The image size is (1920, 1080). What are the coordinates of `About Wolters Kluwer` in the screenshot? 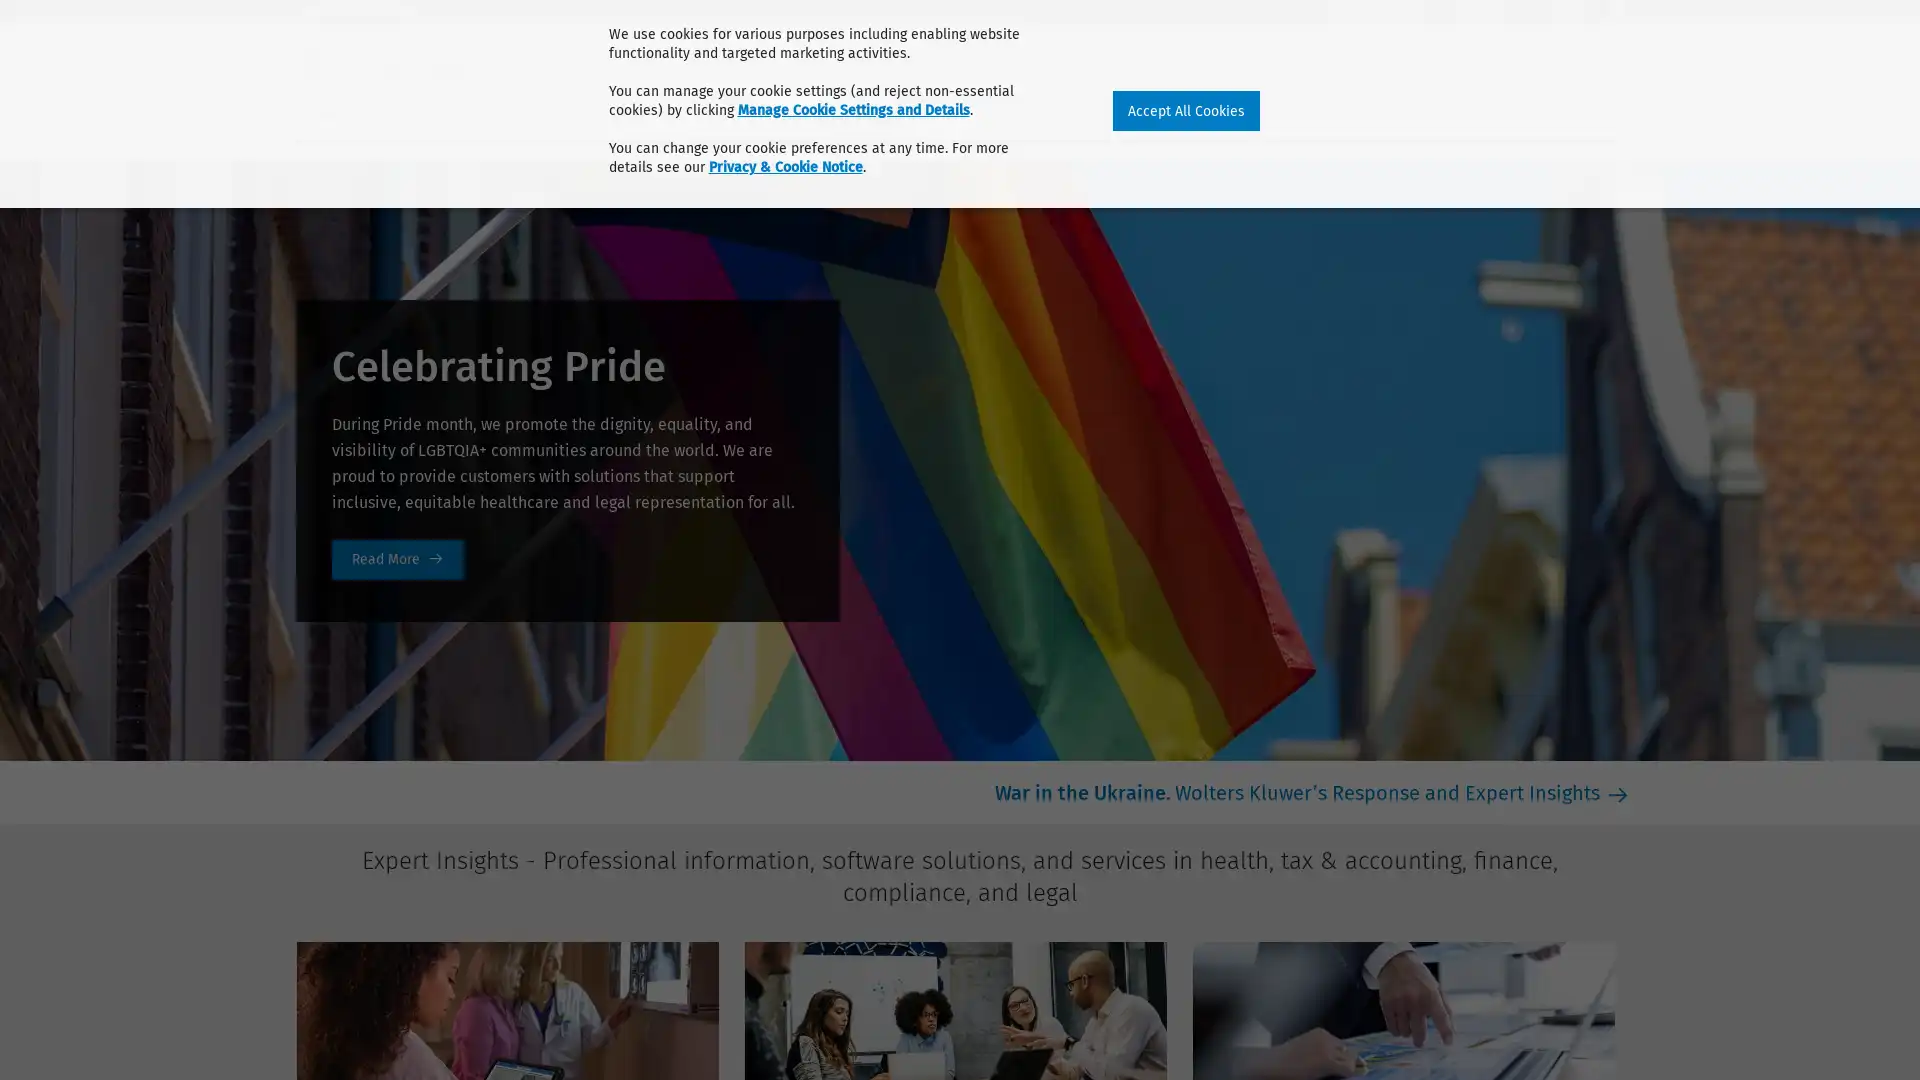 It's located at (374, 11).